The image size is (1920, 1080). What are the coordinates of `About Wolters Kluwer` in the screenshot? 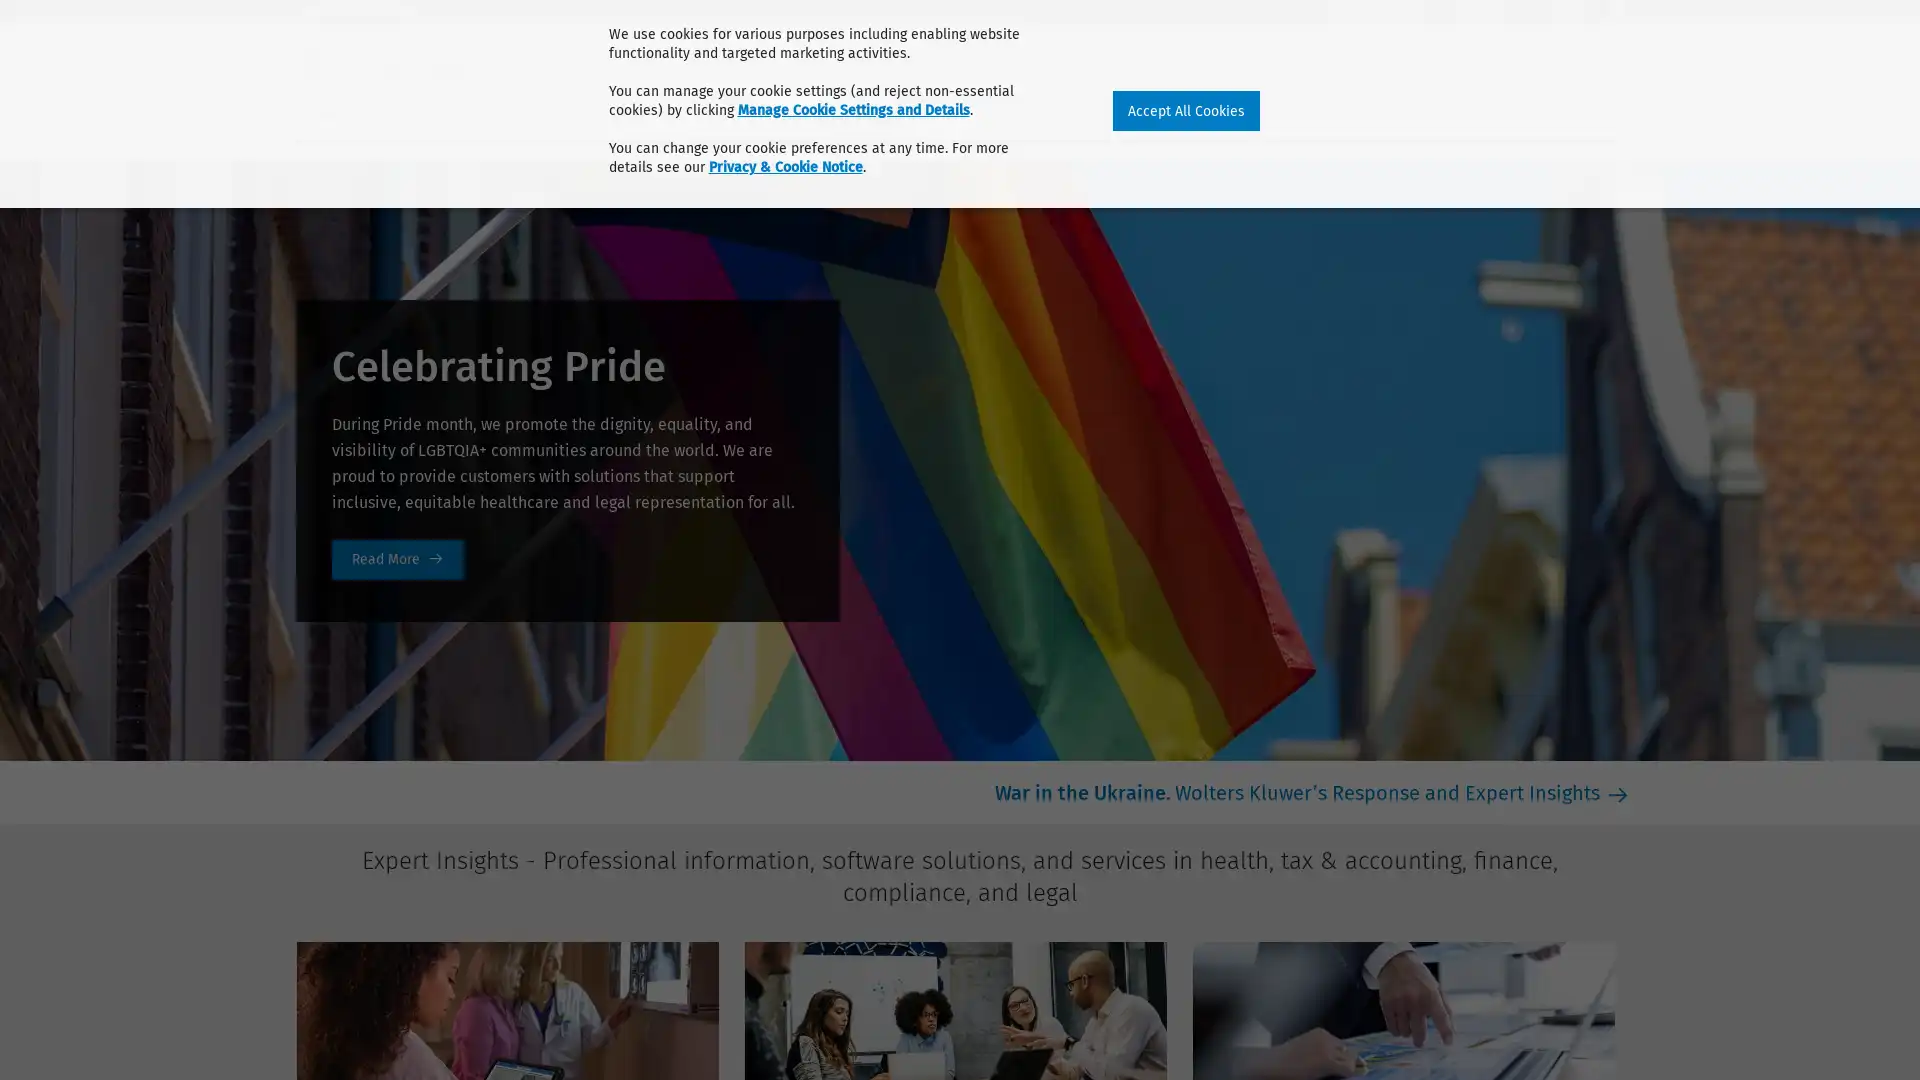 It's located at (374, 11).